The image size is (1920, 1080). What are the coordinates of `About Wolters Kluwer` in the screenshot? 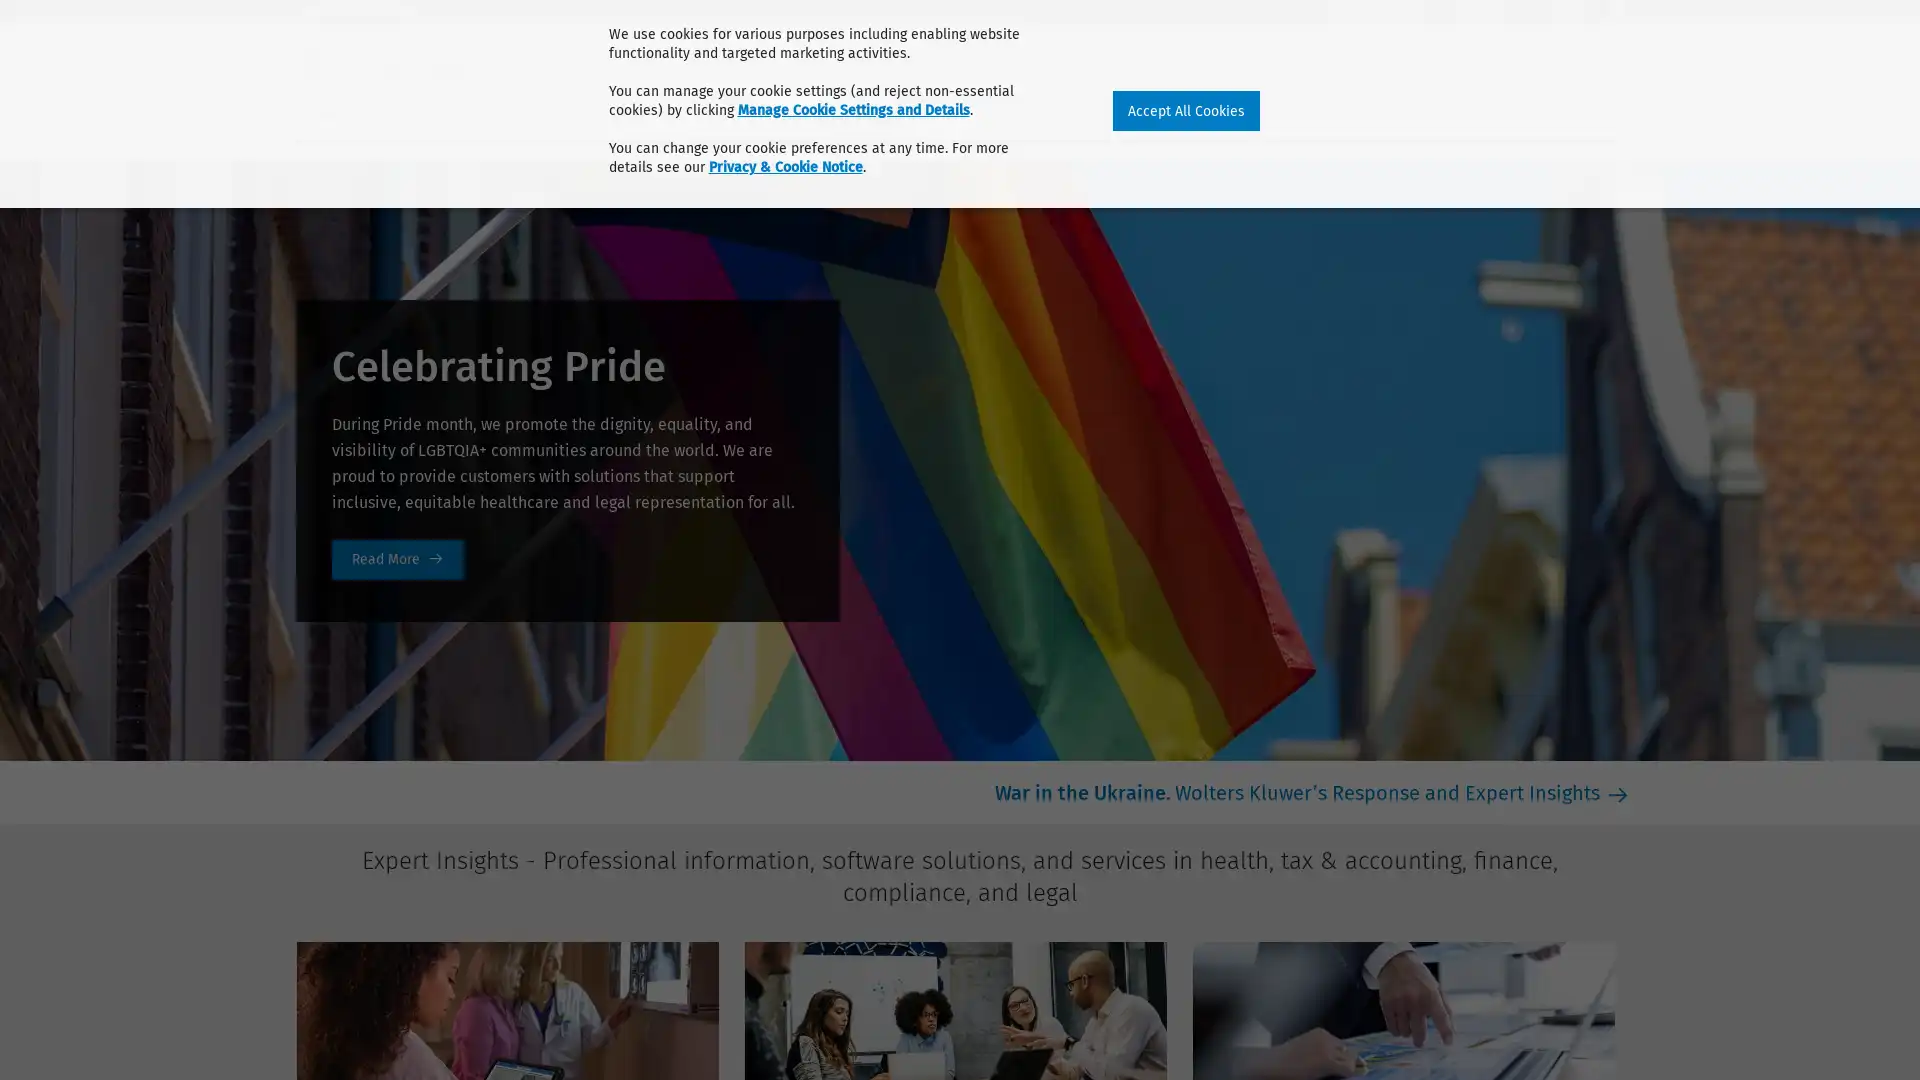 It's located at (374, 11).